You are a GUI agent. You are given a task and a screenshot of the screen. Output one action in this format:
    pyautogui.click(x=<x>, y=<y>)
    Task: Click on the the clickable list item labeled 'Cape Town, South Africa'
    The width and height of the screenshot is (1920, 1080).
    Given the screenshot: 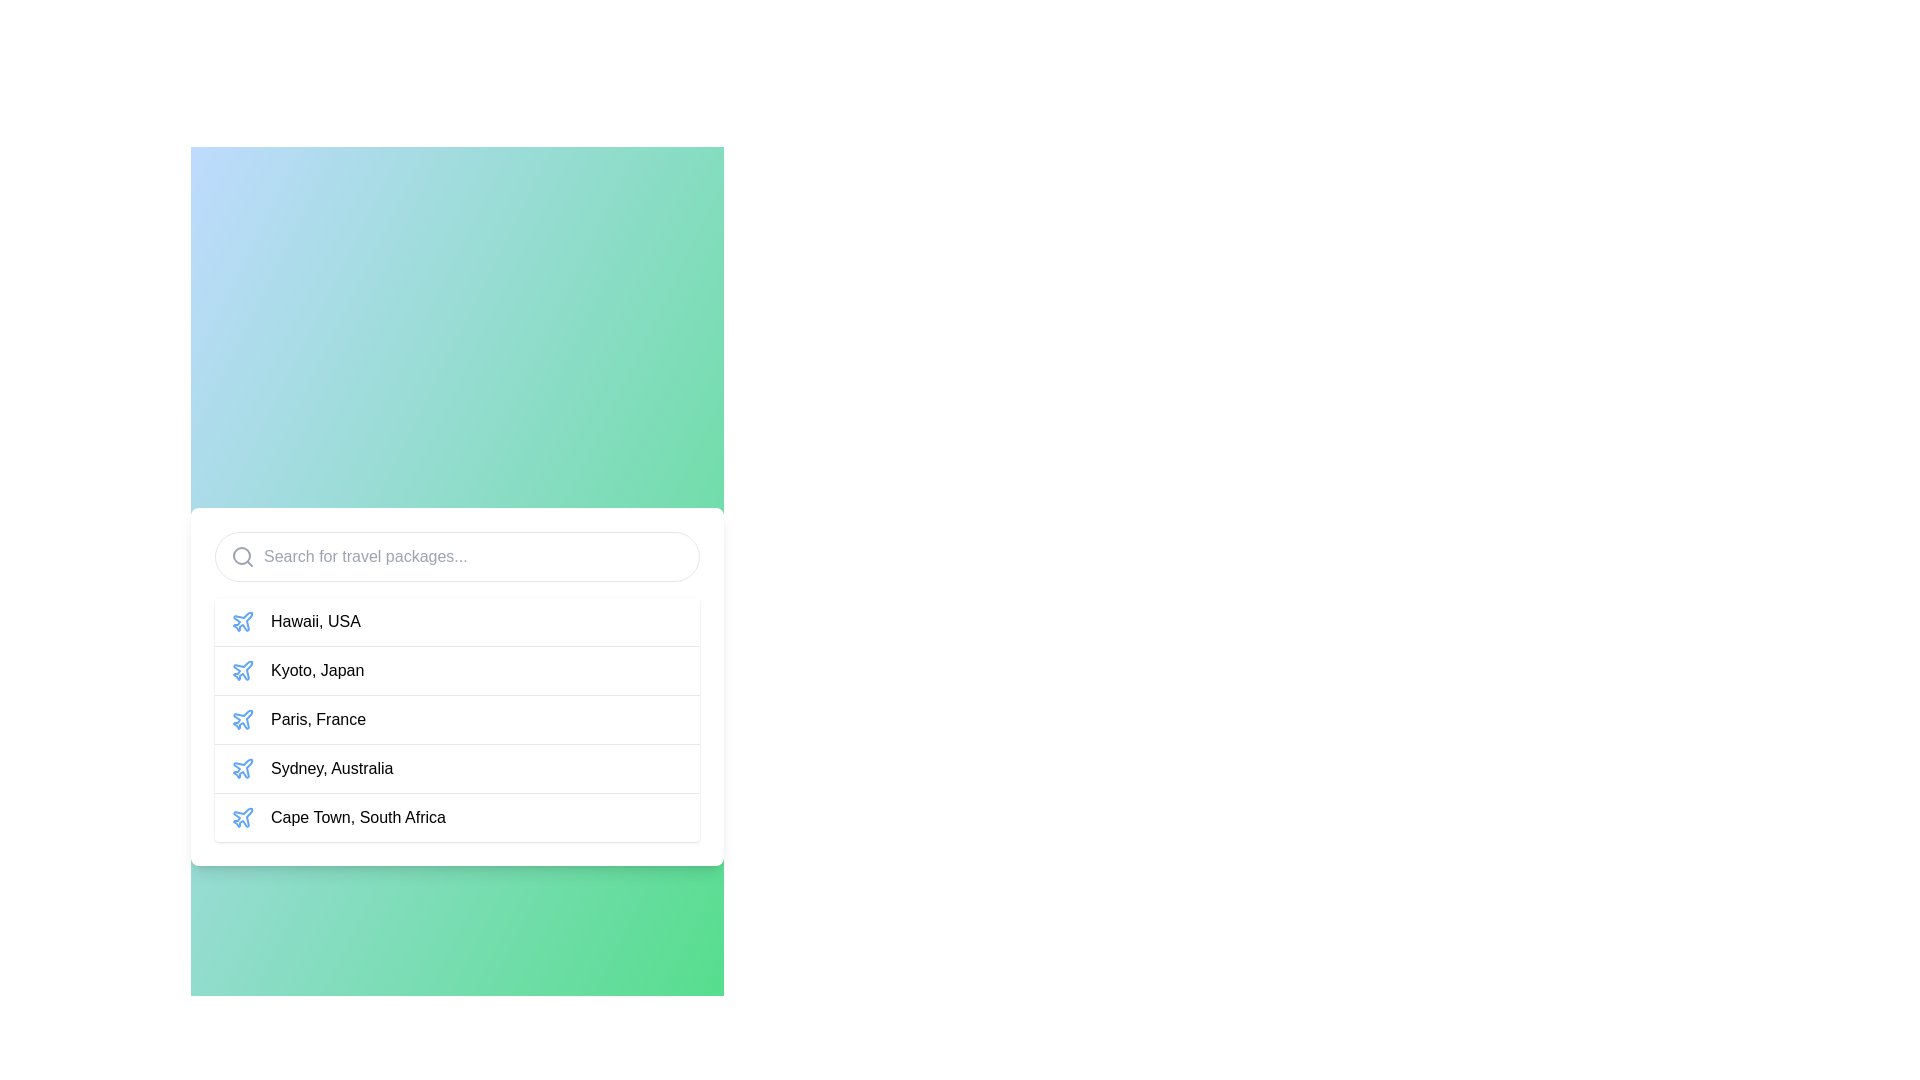 What is the action you would take?
    pyautogui.click(x=456, y=817)
    